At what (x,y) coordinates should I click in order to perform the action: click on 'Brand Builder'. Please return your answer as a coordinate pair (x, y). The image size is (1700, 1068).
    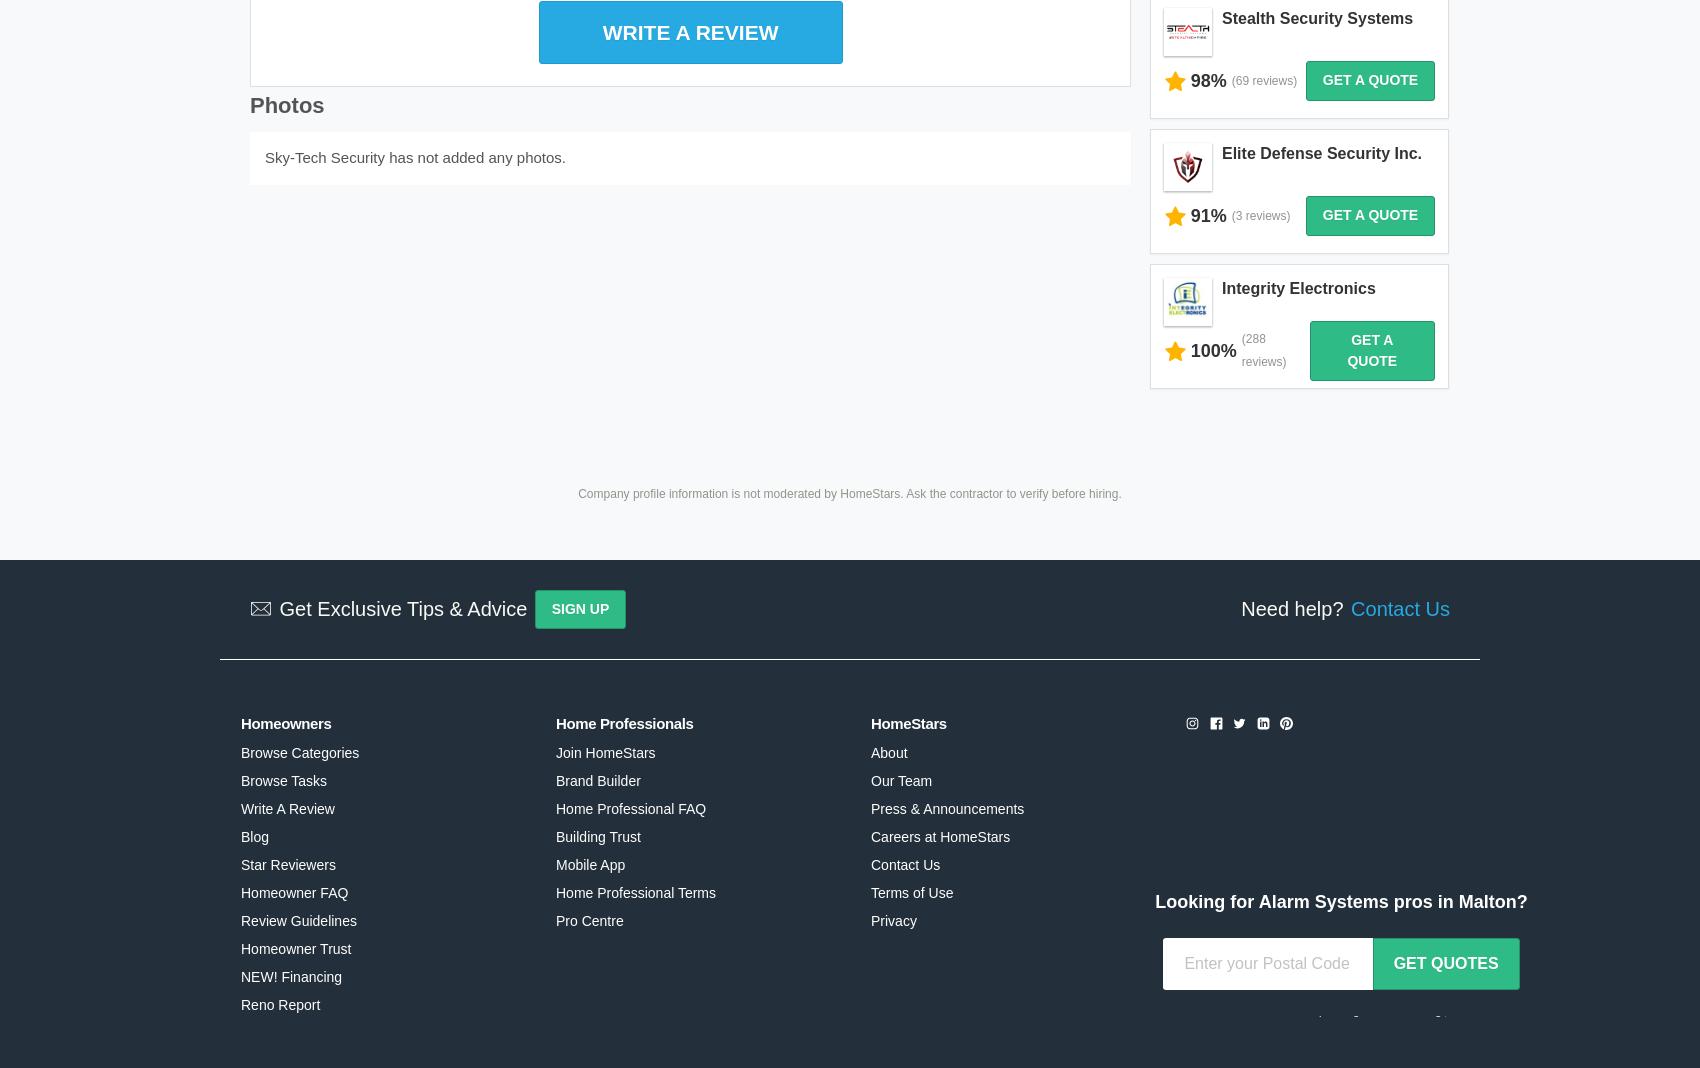
    Looking at the image, I should click on (597, 696).